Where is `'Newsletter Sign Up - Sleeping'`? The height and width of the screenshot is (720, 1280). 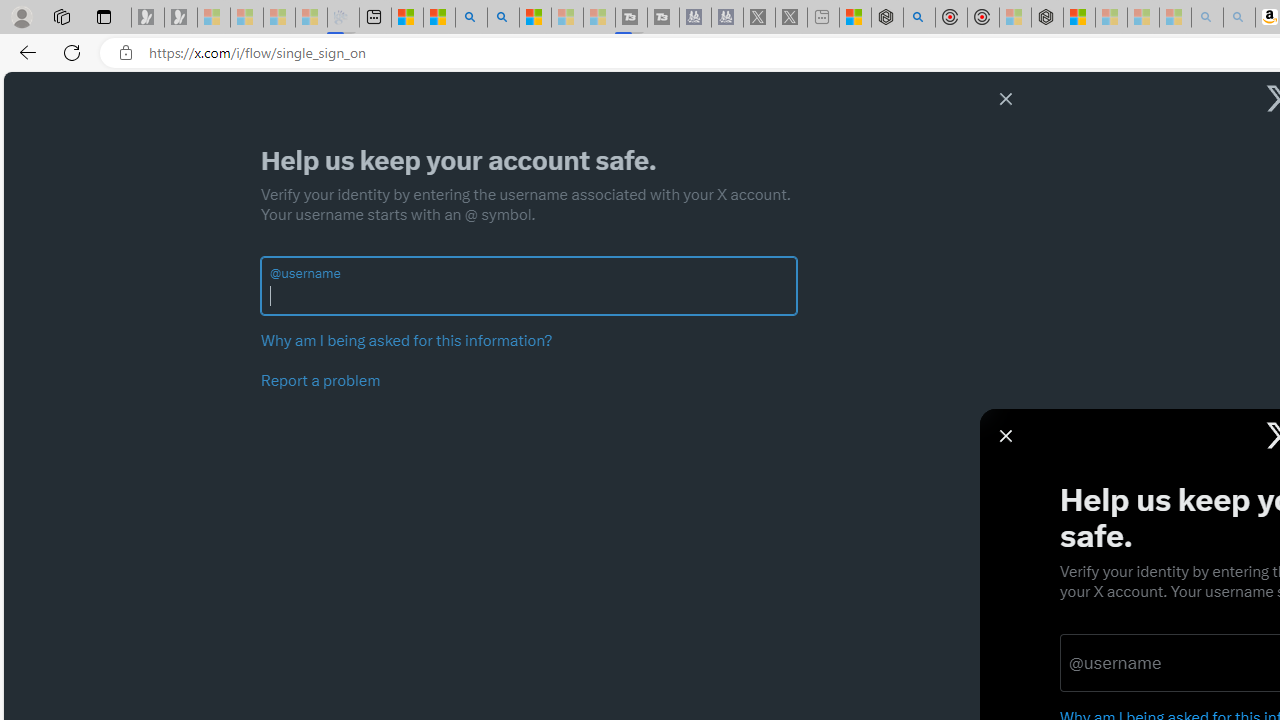
'Newsletter Sign Up - Sleeping' is located at coordinates (181, 17).